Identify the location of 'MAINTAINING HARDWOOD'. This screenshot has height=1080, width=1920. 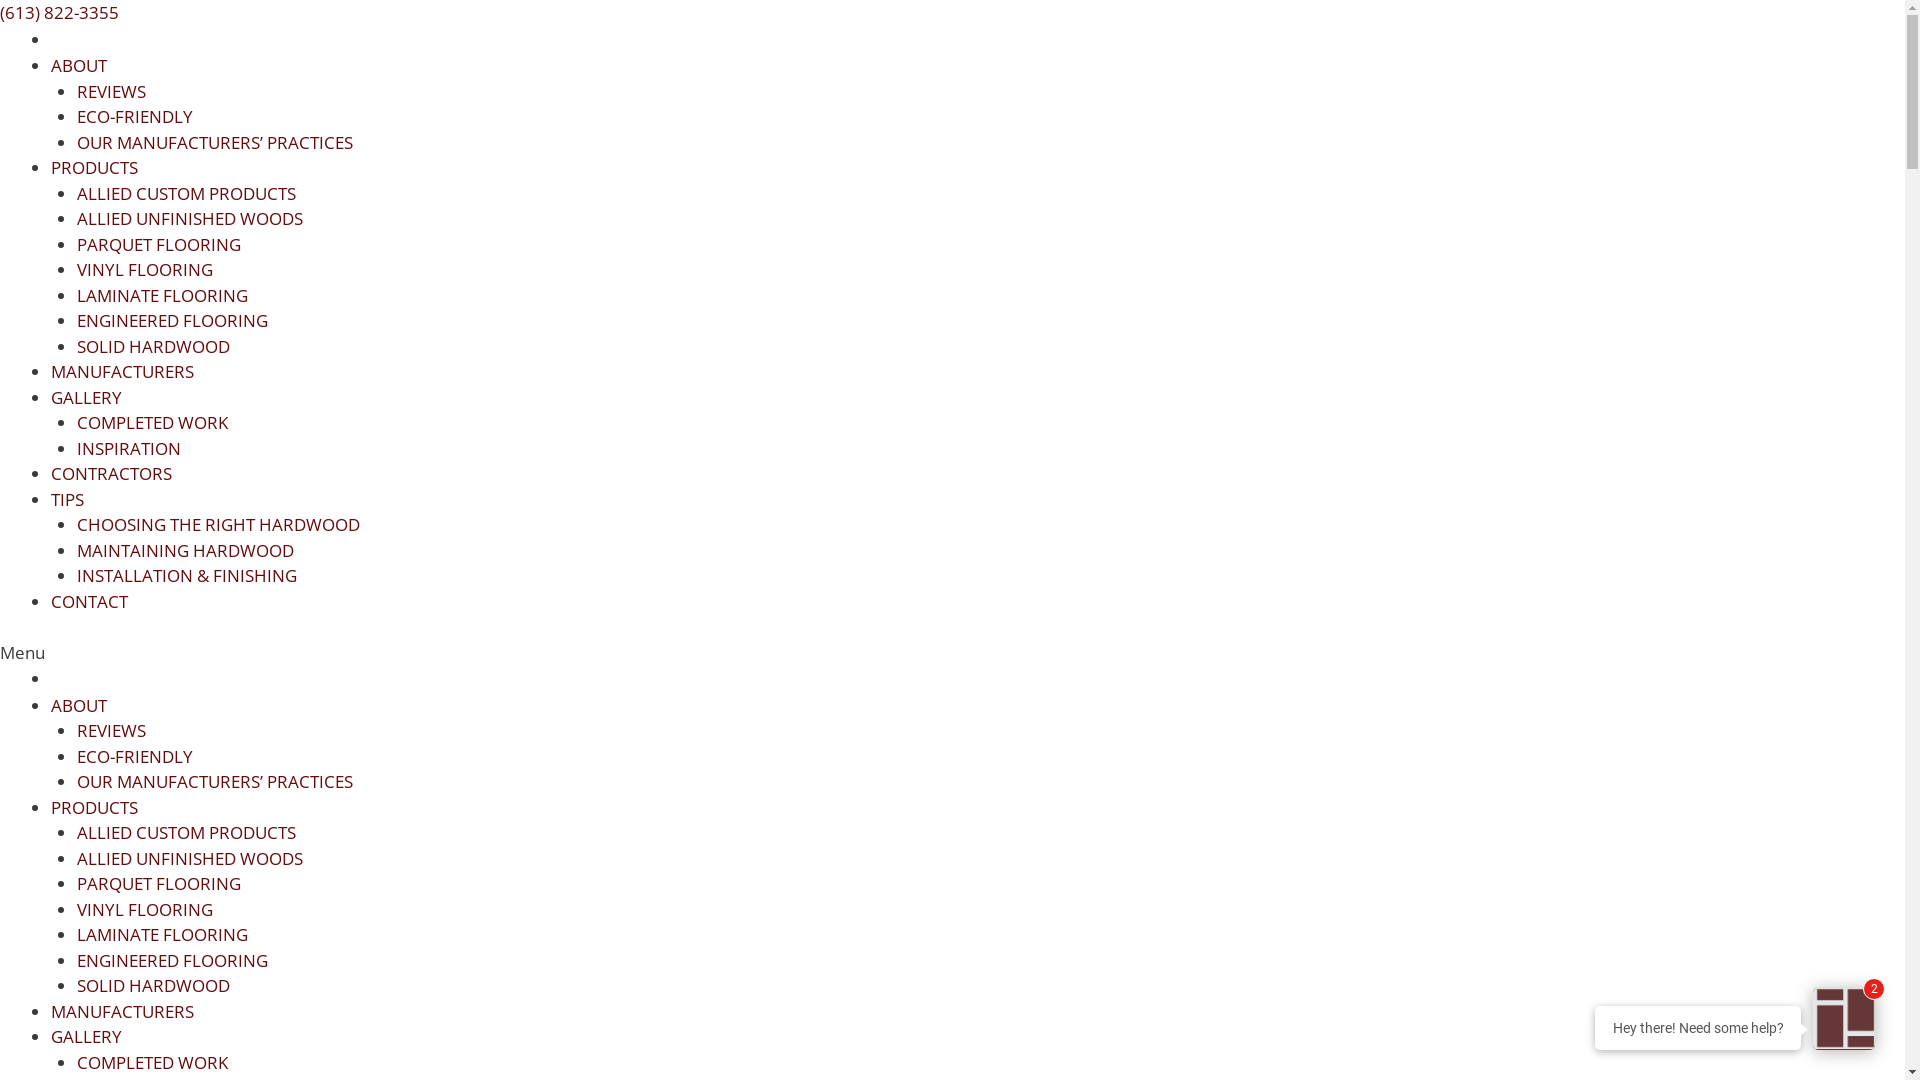
(184, 549).